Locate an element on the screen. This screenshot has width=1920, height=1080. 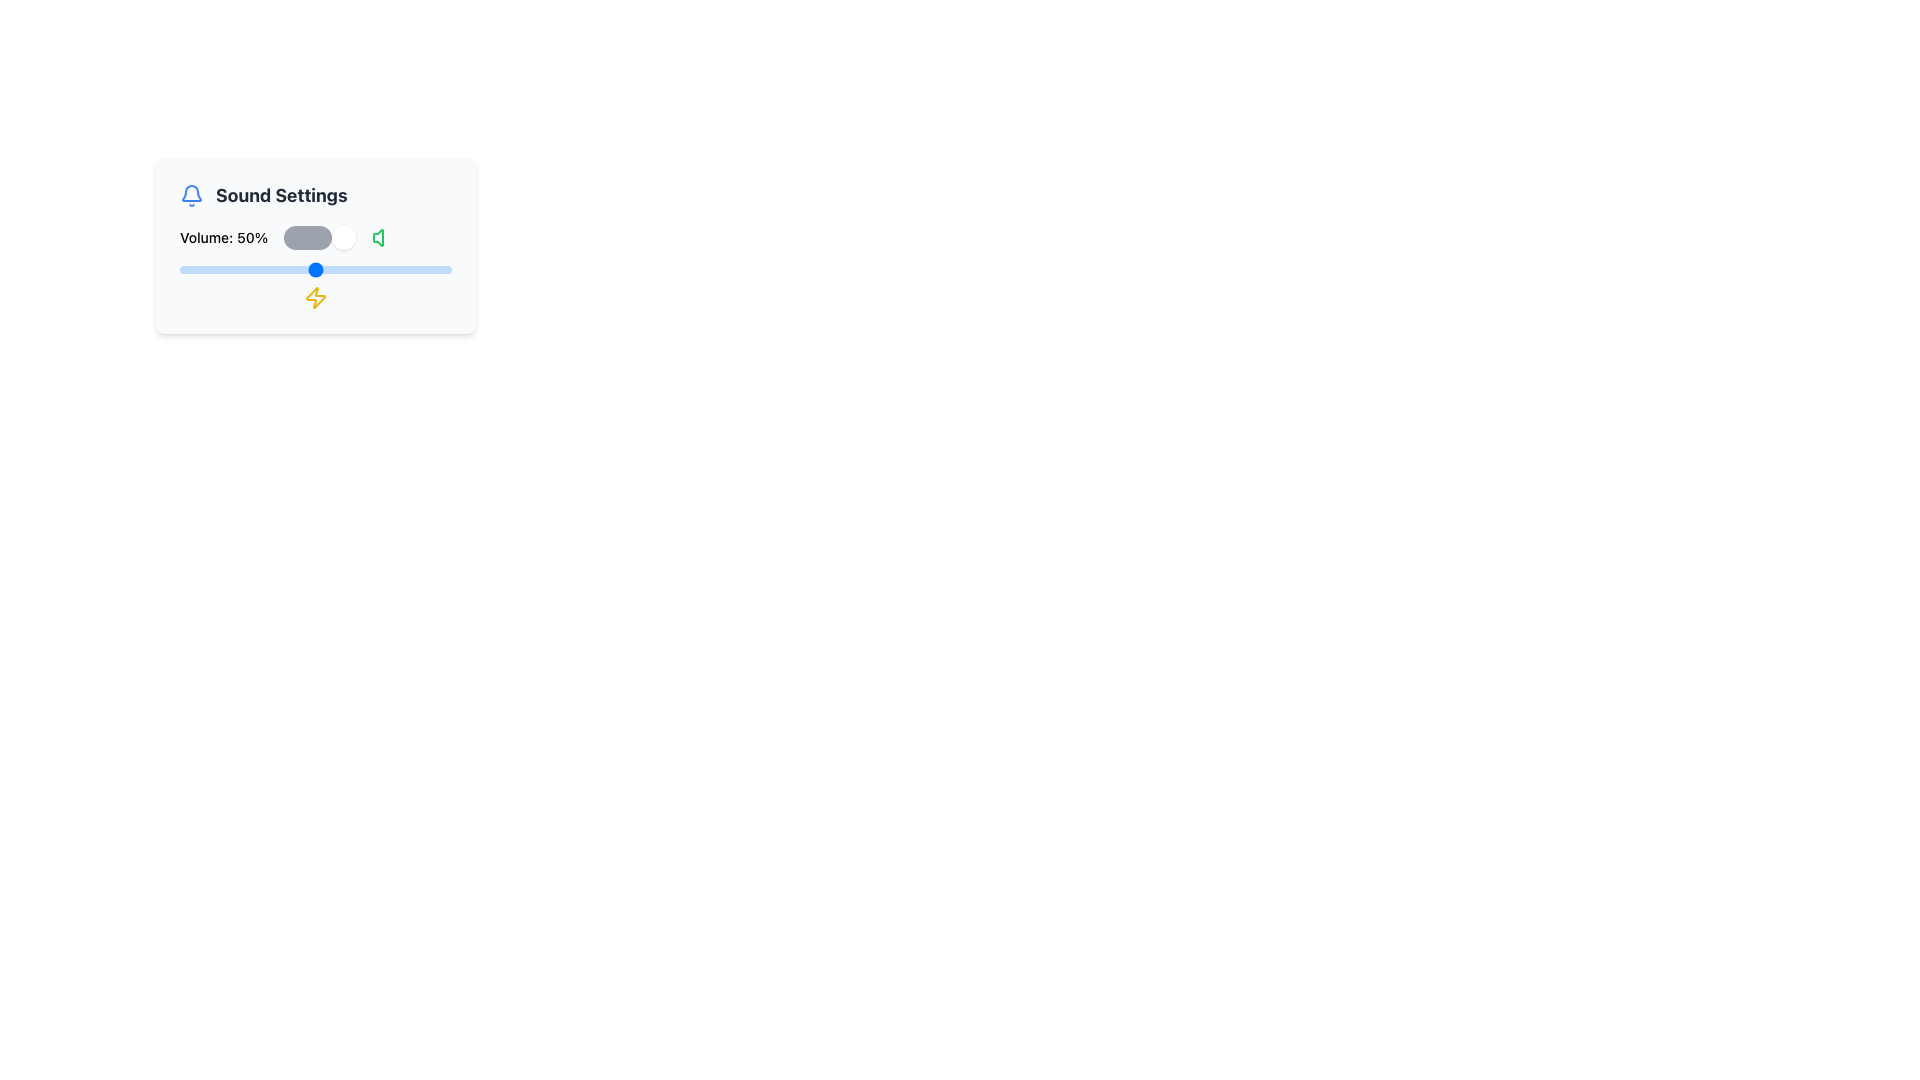
the toggle switch labeled 'Volume: 50%' in the sound settings section for potential visual feedback is located at coordinates (315, 237).